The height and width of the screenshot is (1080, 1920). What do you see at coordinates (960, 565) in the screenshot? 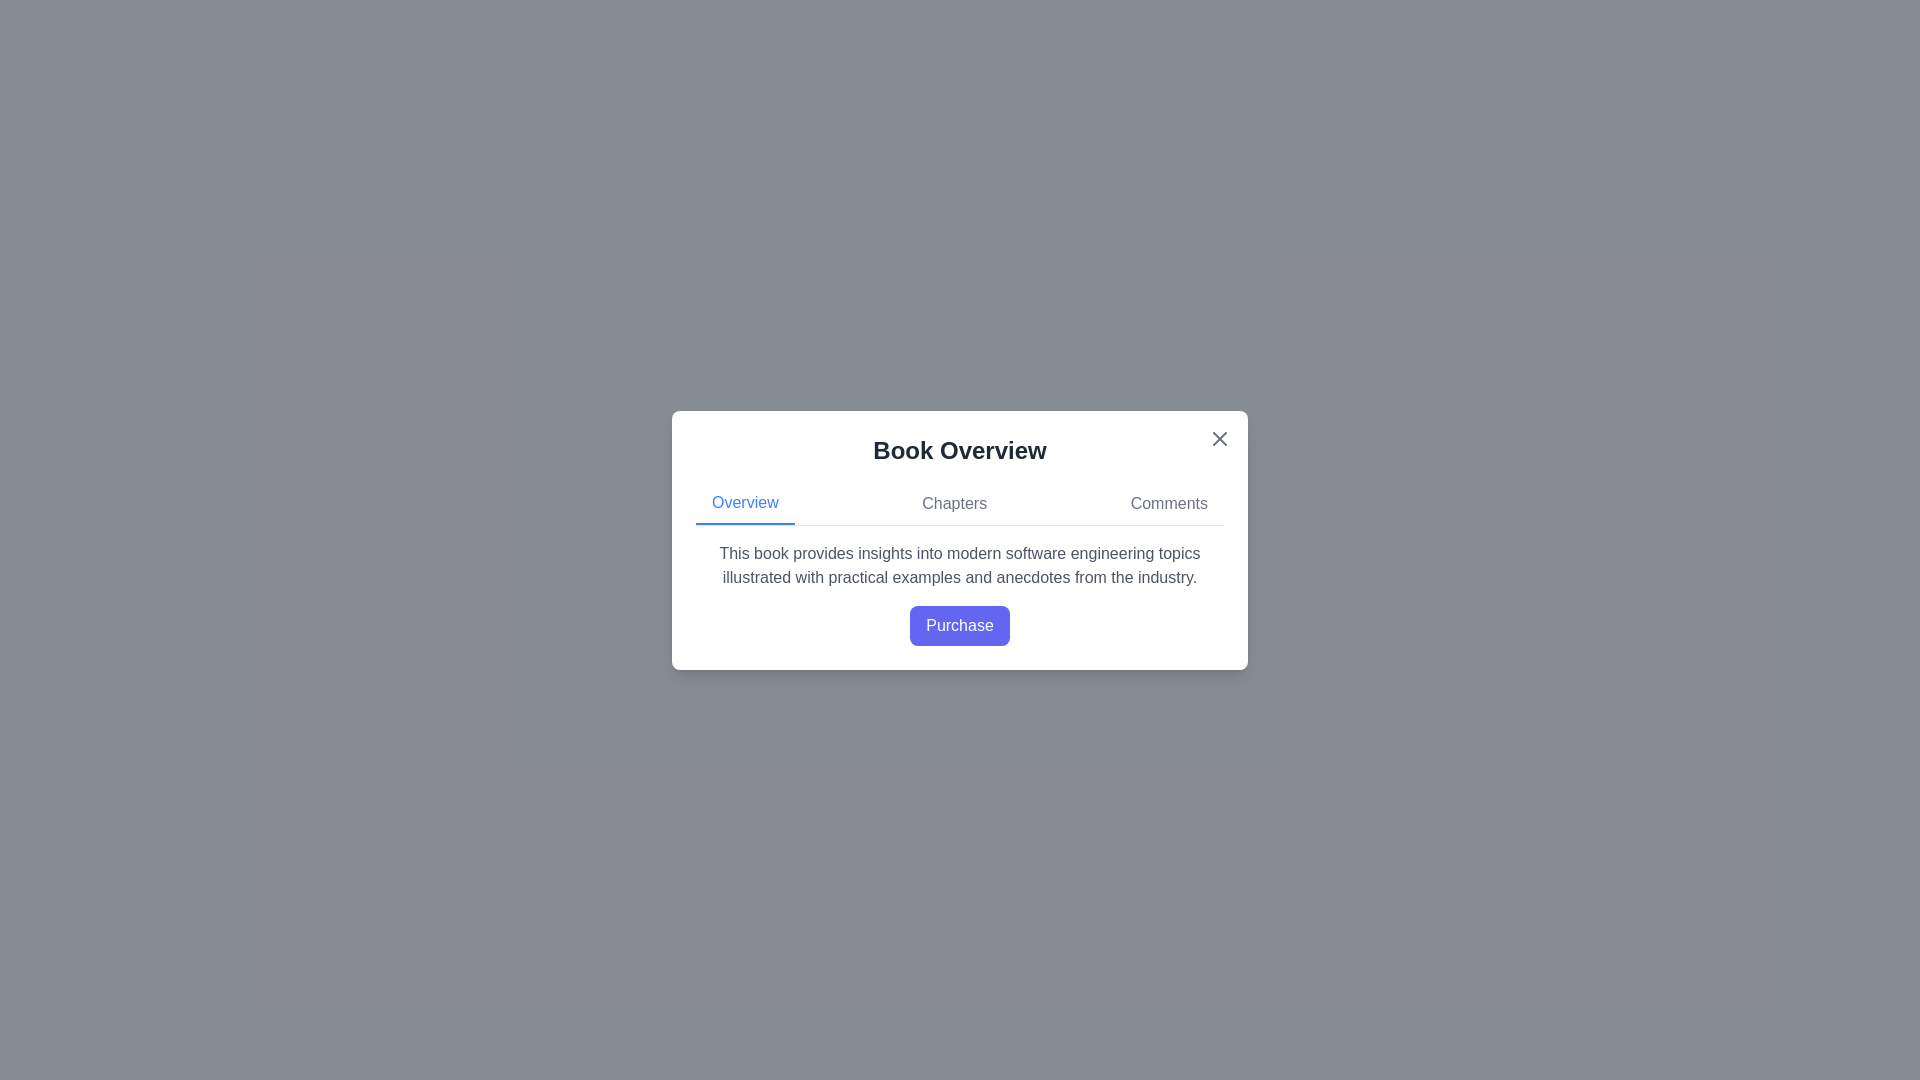
I see `detailed information text about the book, located in the modal dialog beneath the navigation tabs and above the 'Purchase' button` at bounding box center [960, 565].